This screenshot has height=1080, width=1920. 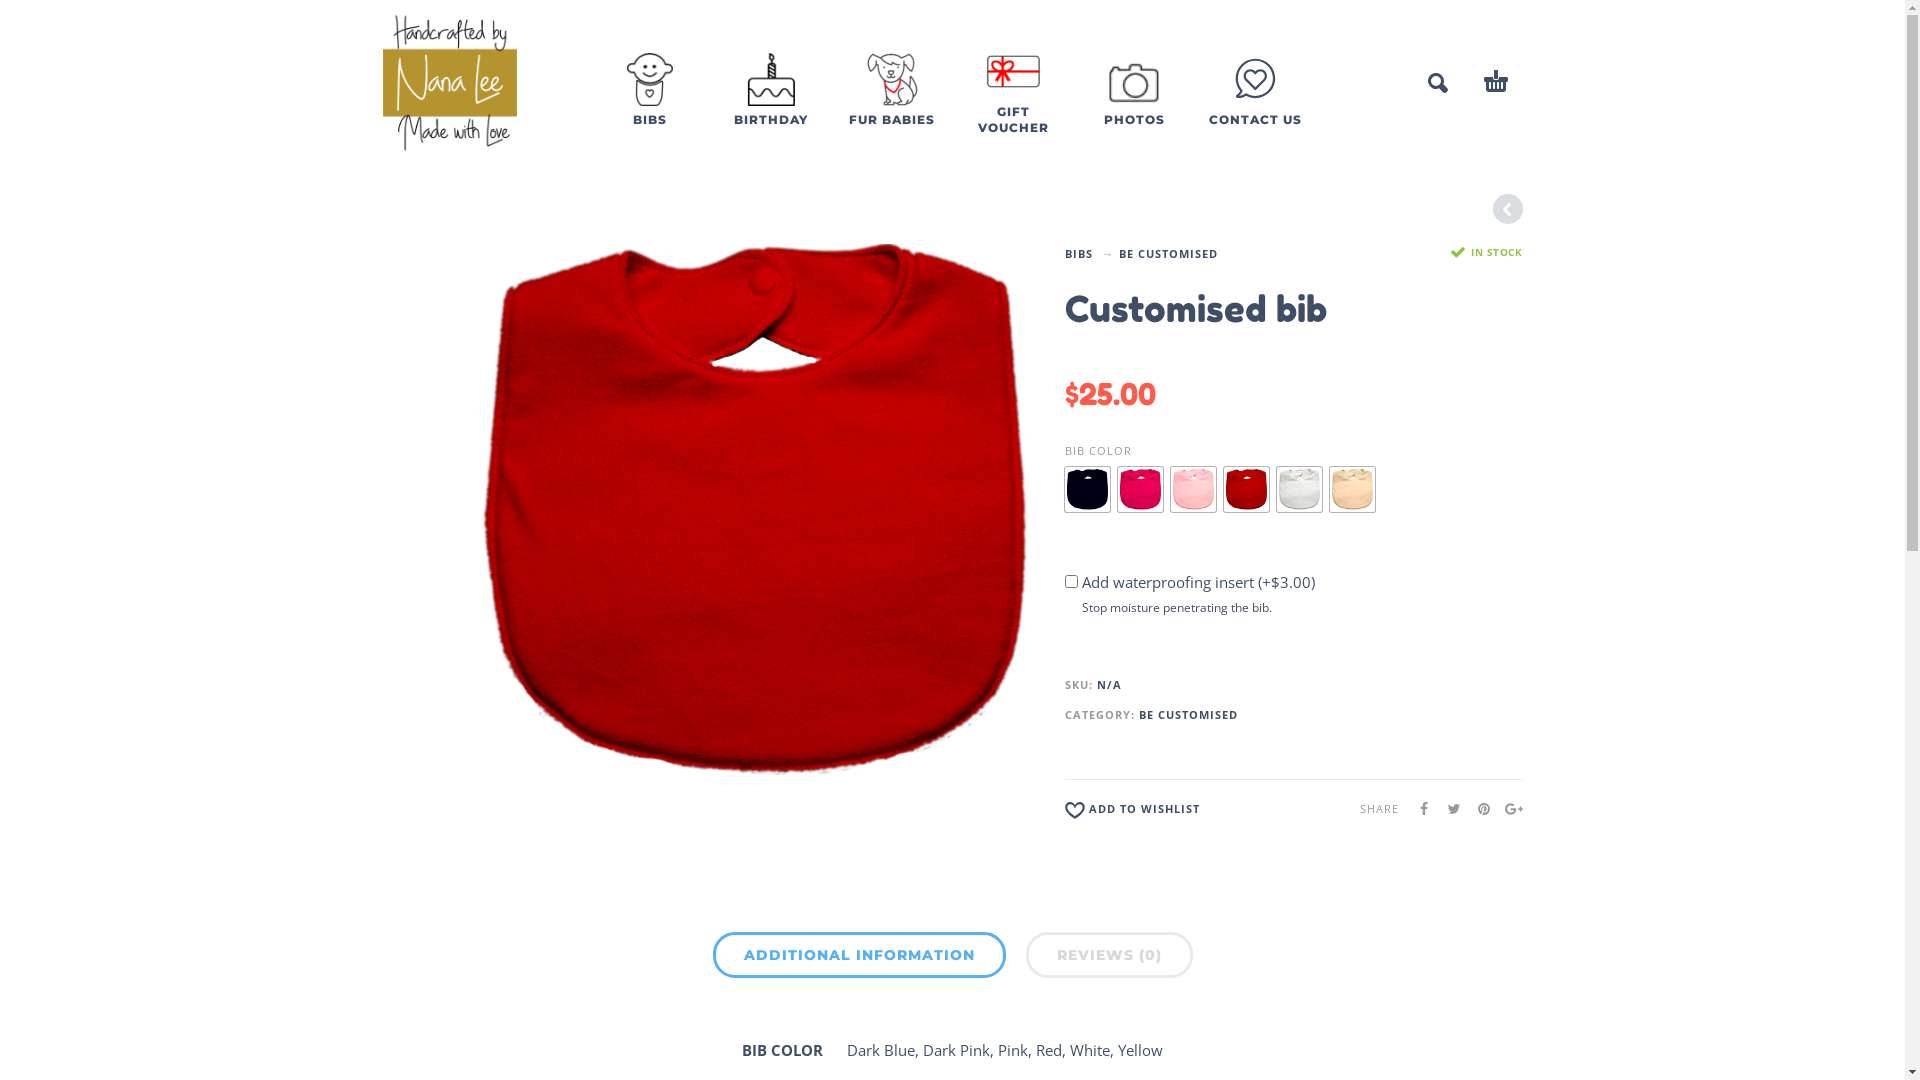 What do you see at coordinates (891, 106) in the screenshot?
I see `'FUR BABIES'` at bounding box center [891, 106].